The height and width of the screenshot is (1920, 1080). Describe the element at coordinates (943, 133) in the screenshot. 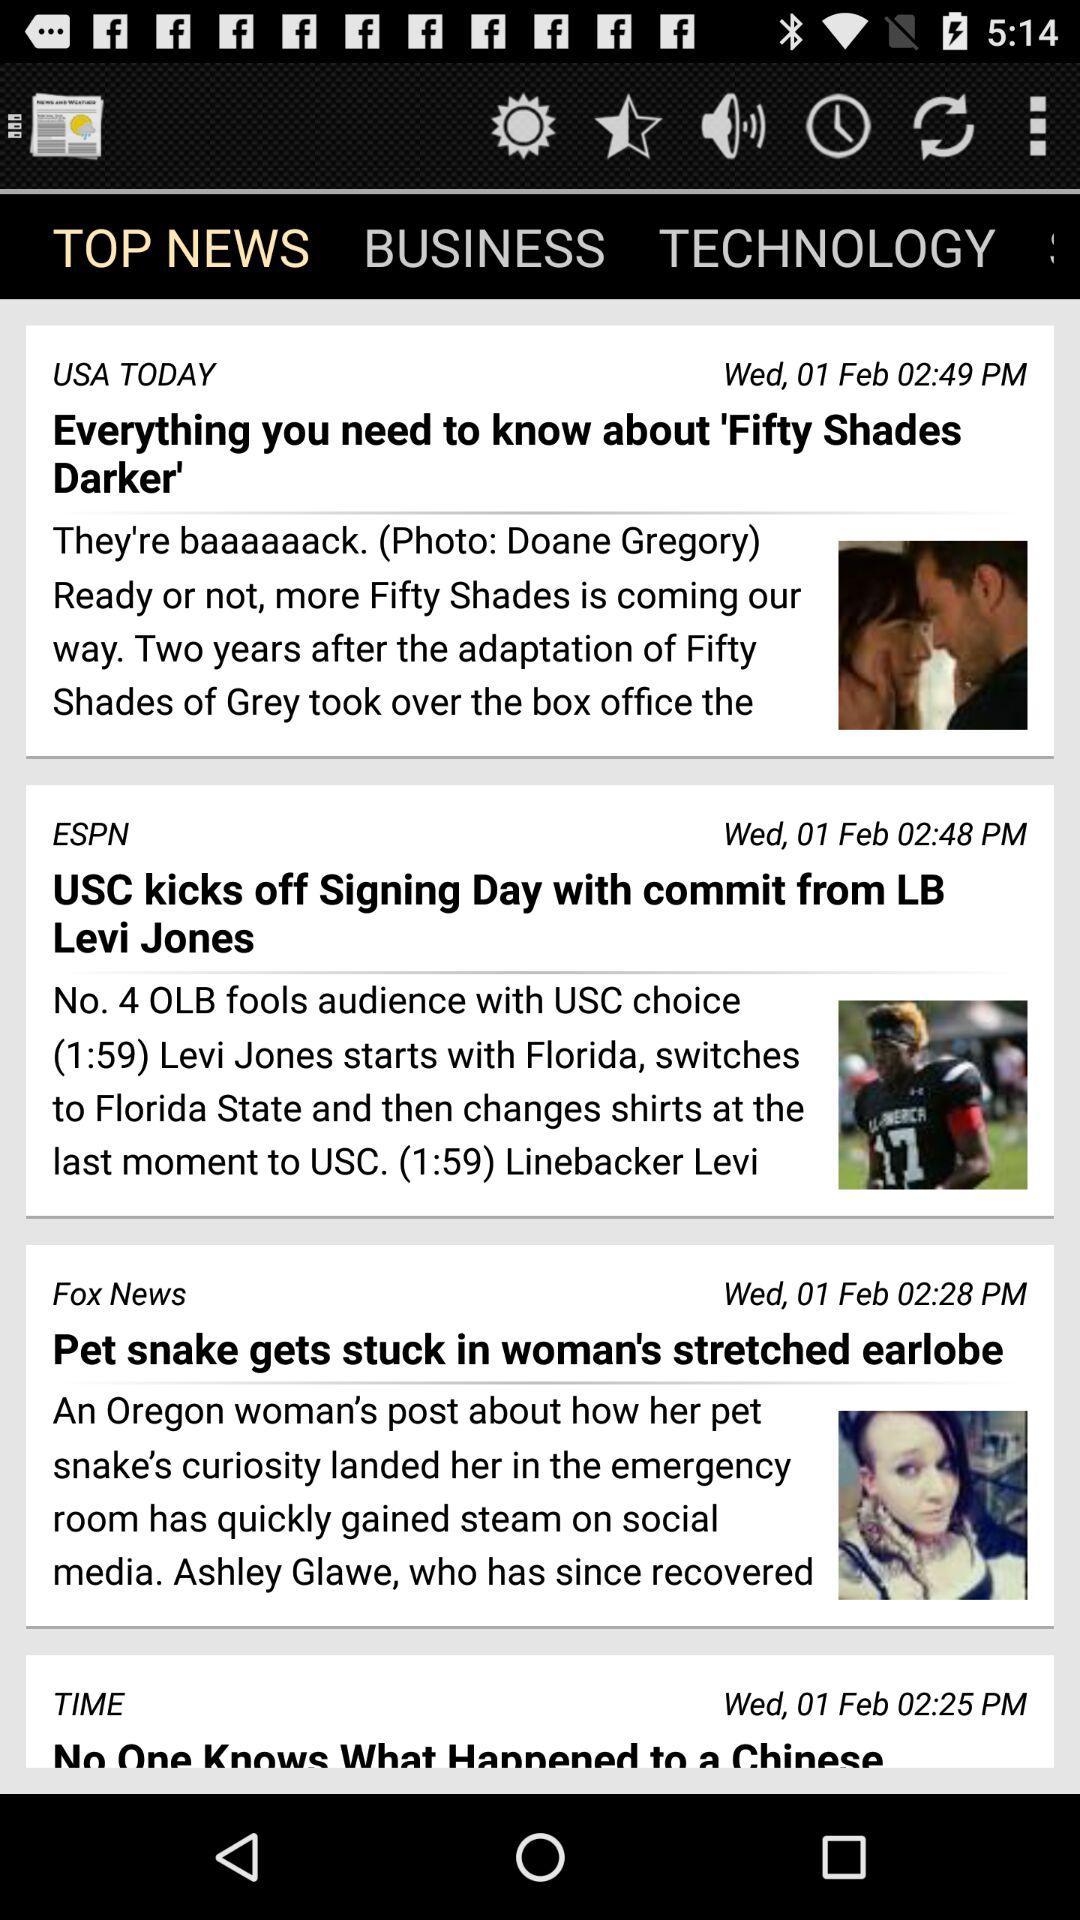

I see `the refresh icon` at that location.